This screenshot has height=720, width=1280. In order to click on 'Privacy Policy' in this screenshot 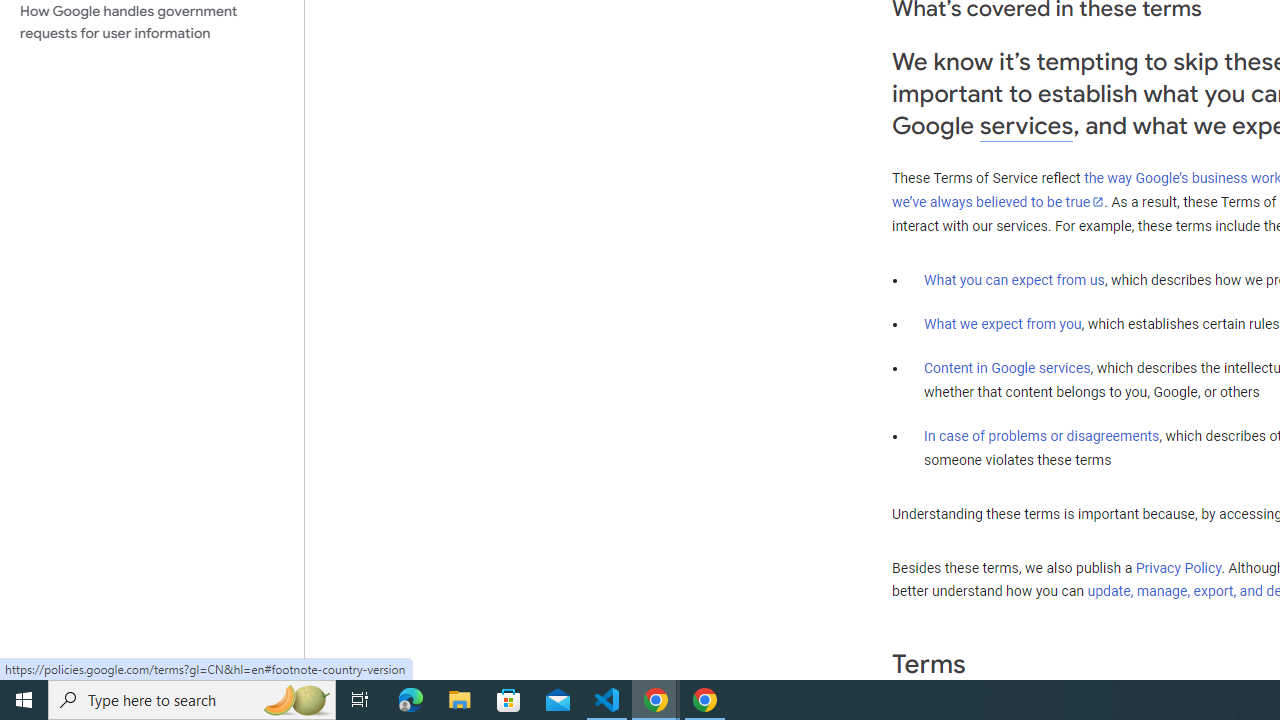, I will do `click(1178, 567)`.